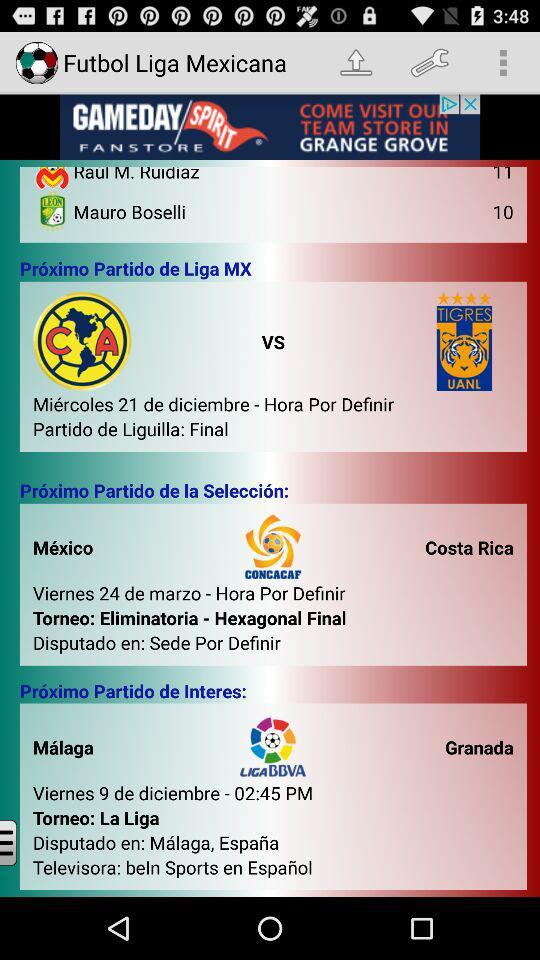  What do you see at coordinates (23, 841) in the screenshot?
I see `open menu bar` at bounding box center [23, 841].